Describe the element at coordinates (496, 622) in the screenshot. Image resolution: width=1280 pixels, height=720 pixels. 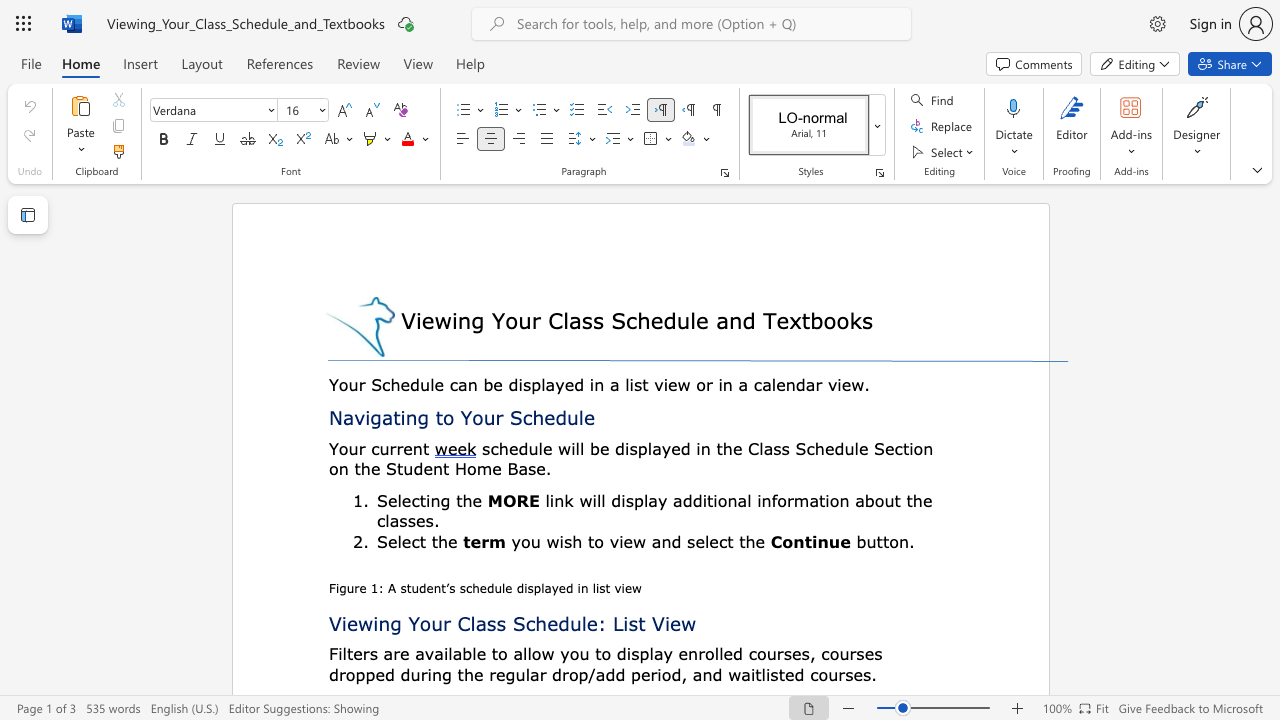
I see `the subset text "s Sc" within the text "Viewing Your Class Schedule: List View"` at that location.